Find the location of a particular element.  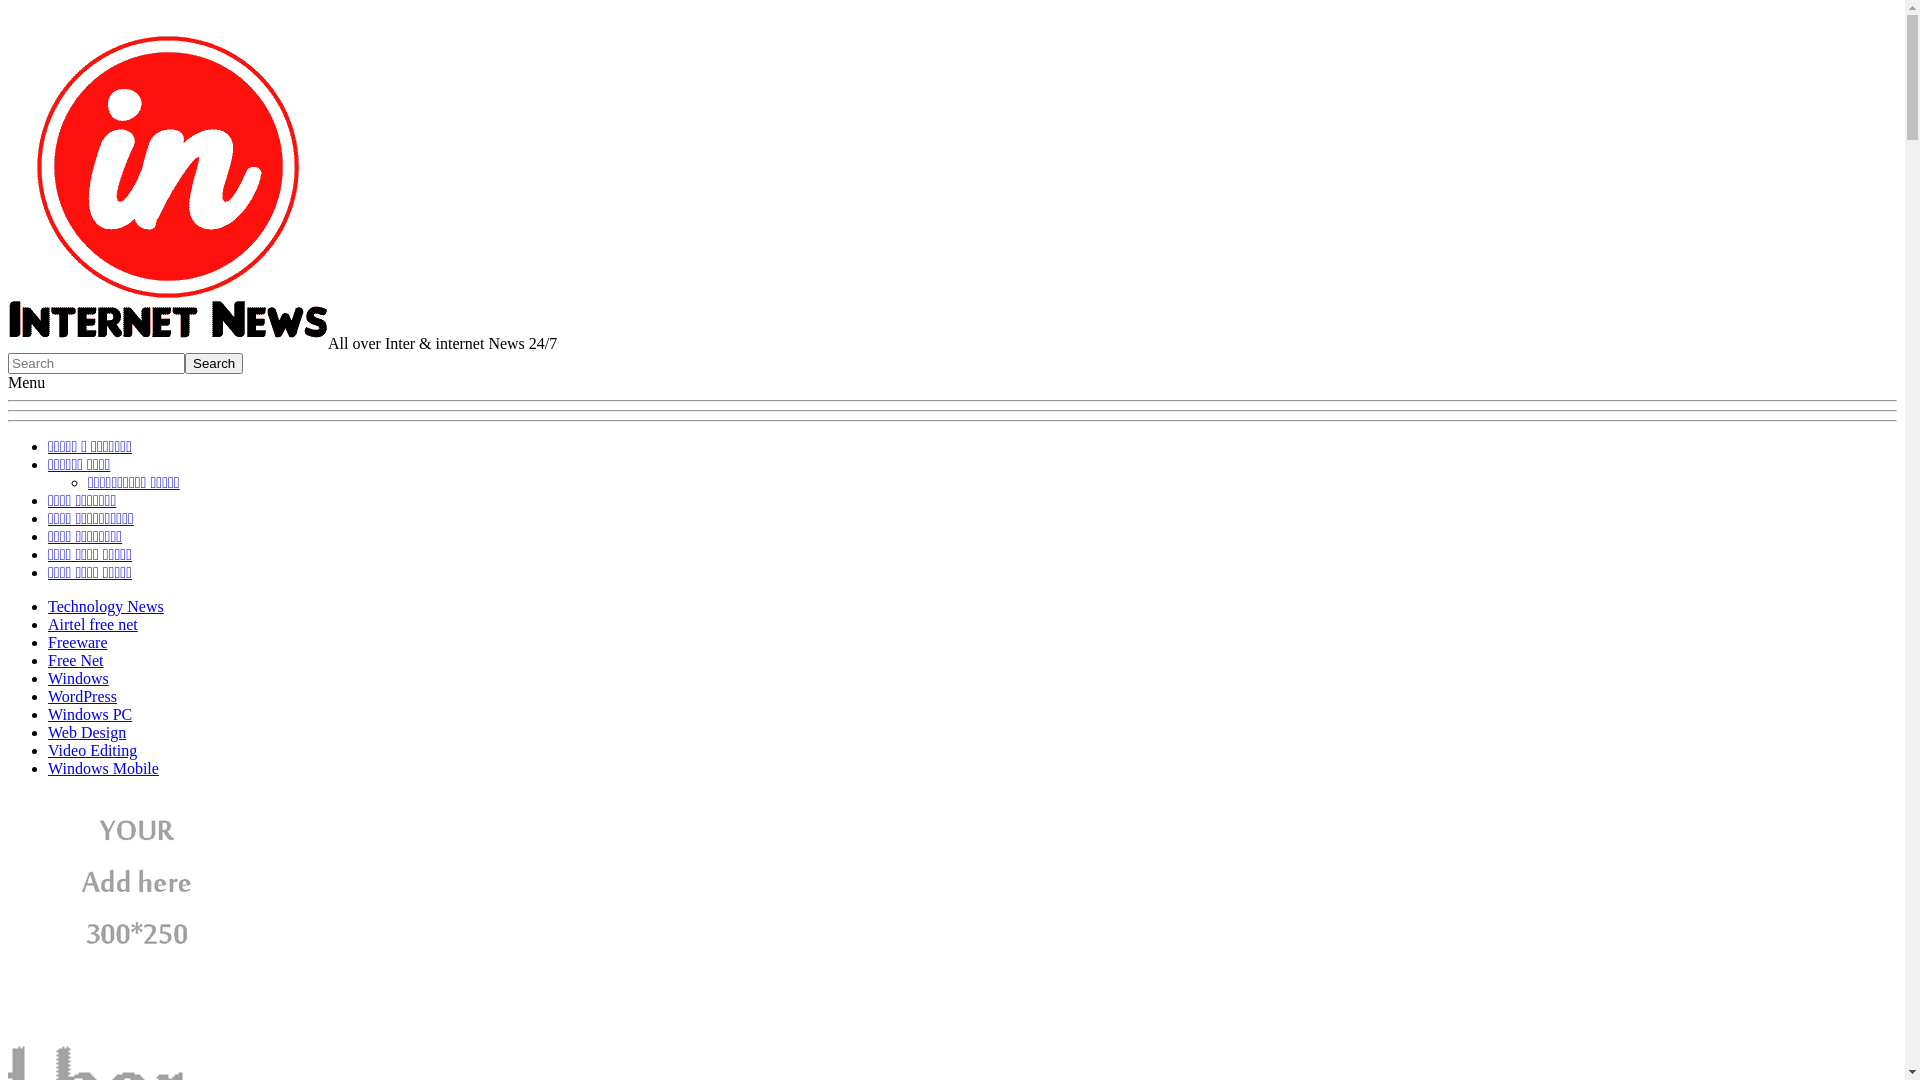

'Video Editing' is located at coordinates (91, 750).